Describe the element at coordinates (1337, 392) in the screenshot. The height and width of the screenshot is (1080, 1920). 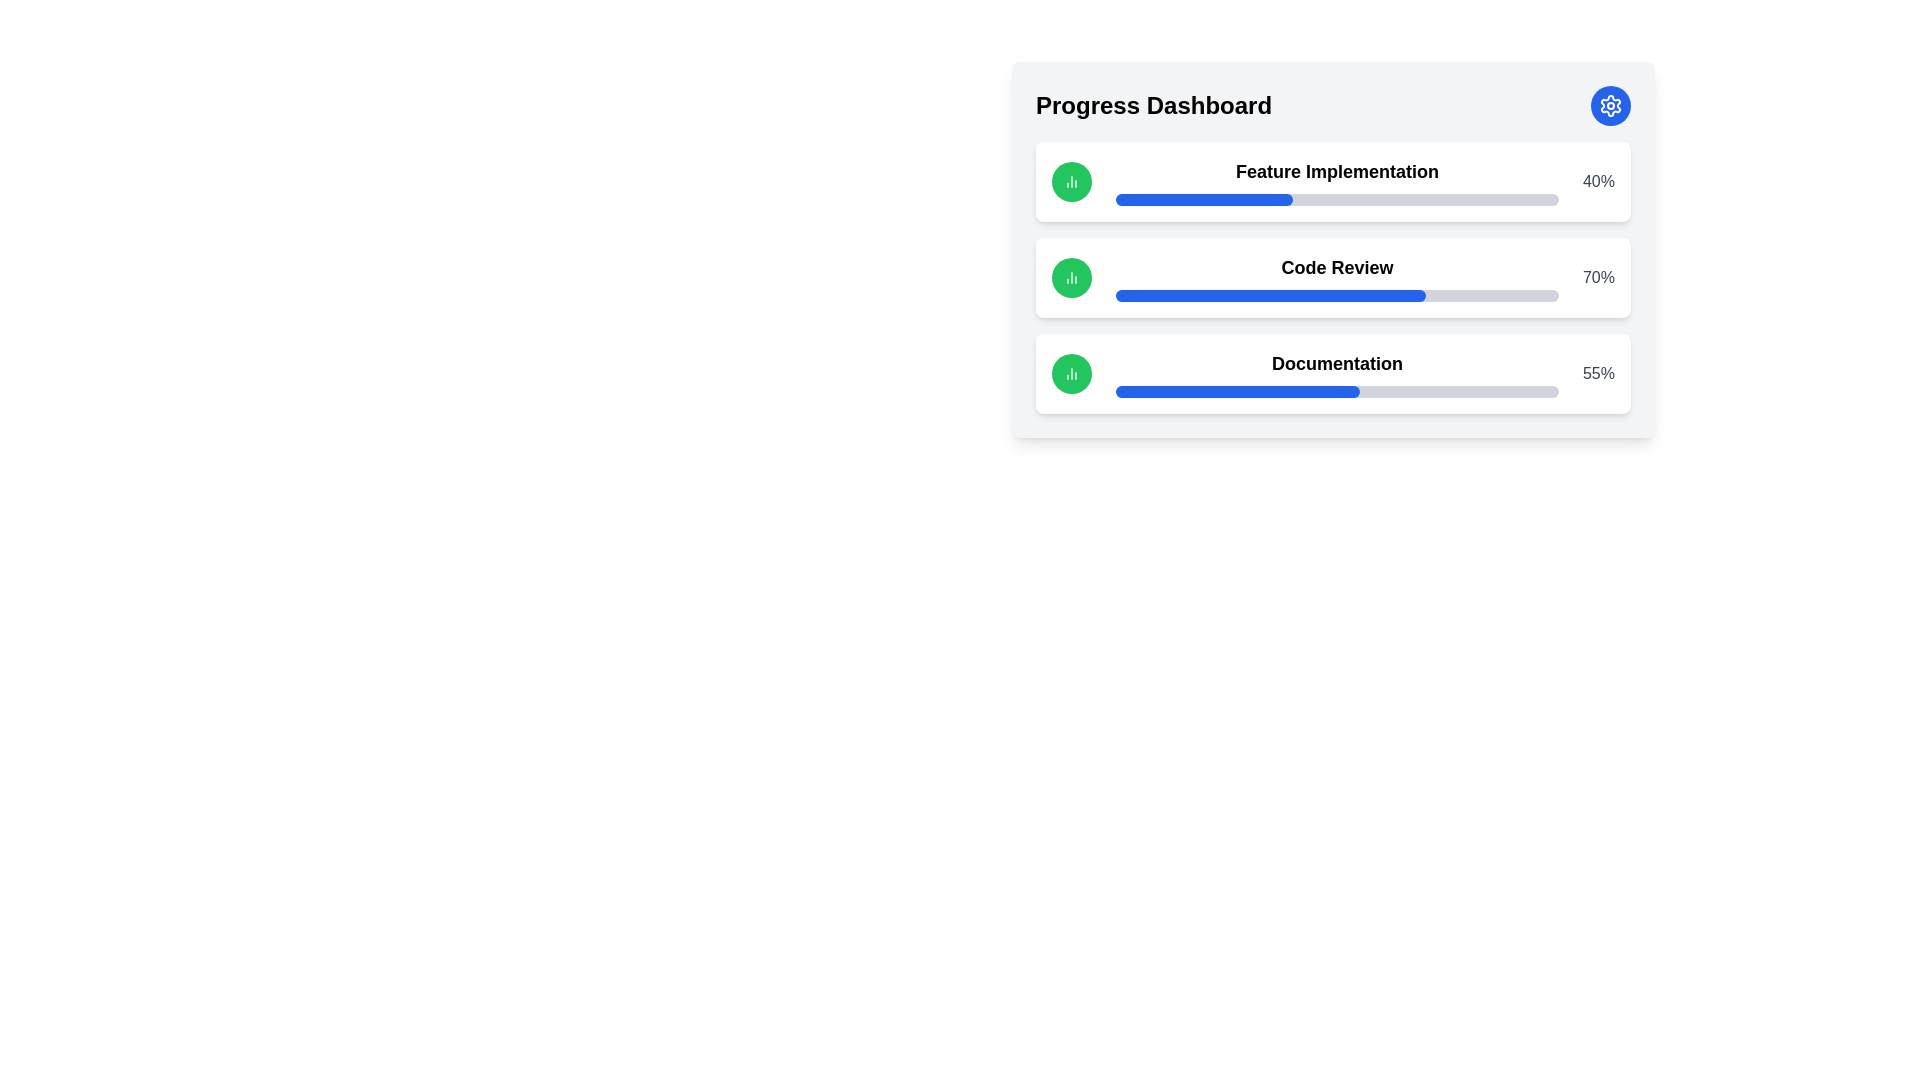
I see `the third progress bar in the 'Progress Dashboard' interface that visually represents the progress status of the task named 'Documentation'` at that location.